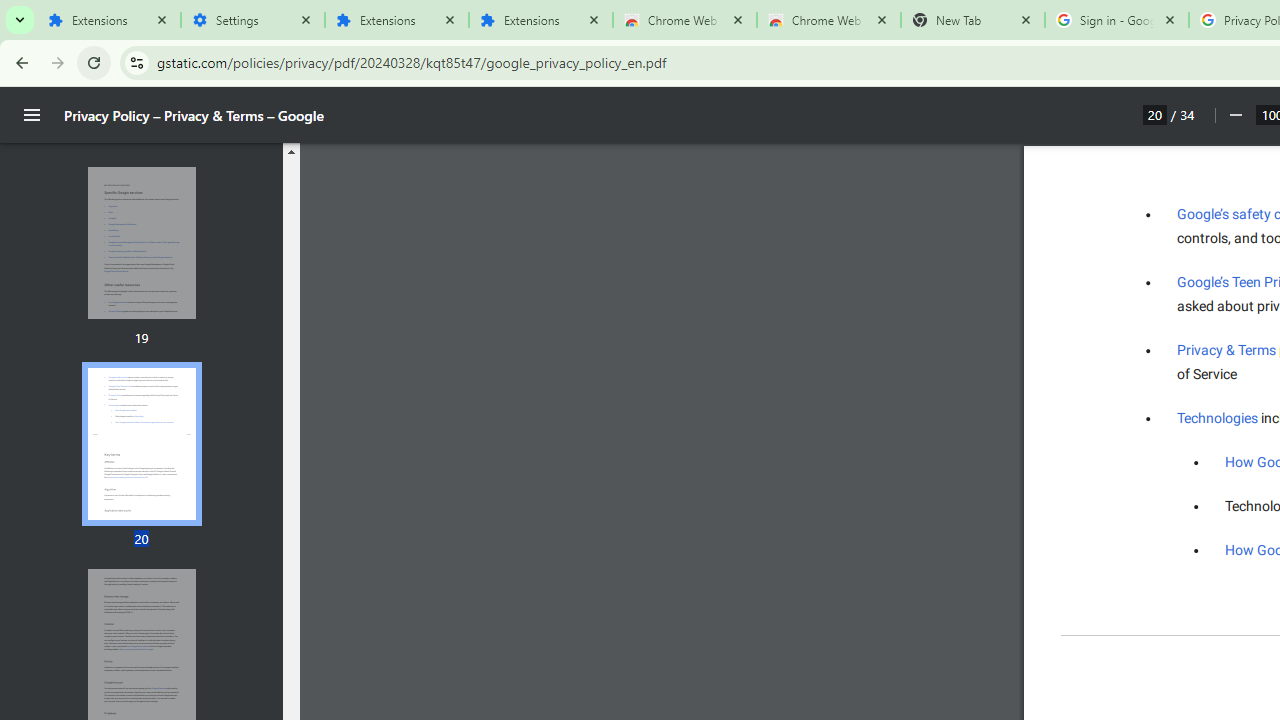 Image resolution: width=1280 pixels, height=720 pixels. Describe the element at coordinates (140, 242) in the screenshot. I see `'Thumbnail for page 19'` at that location.